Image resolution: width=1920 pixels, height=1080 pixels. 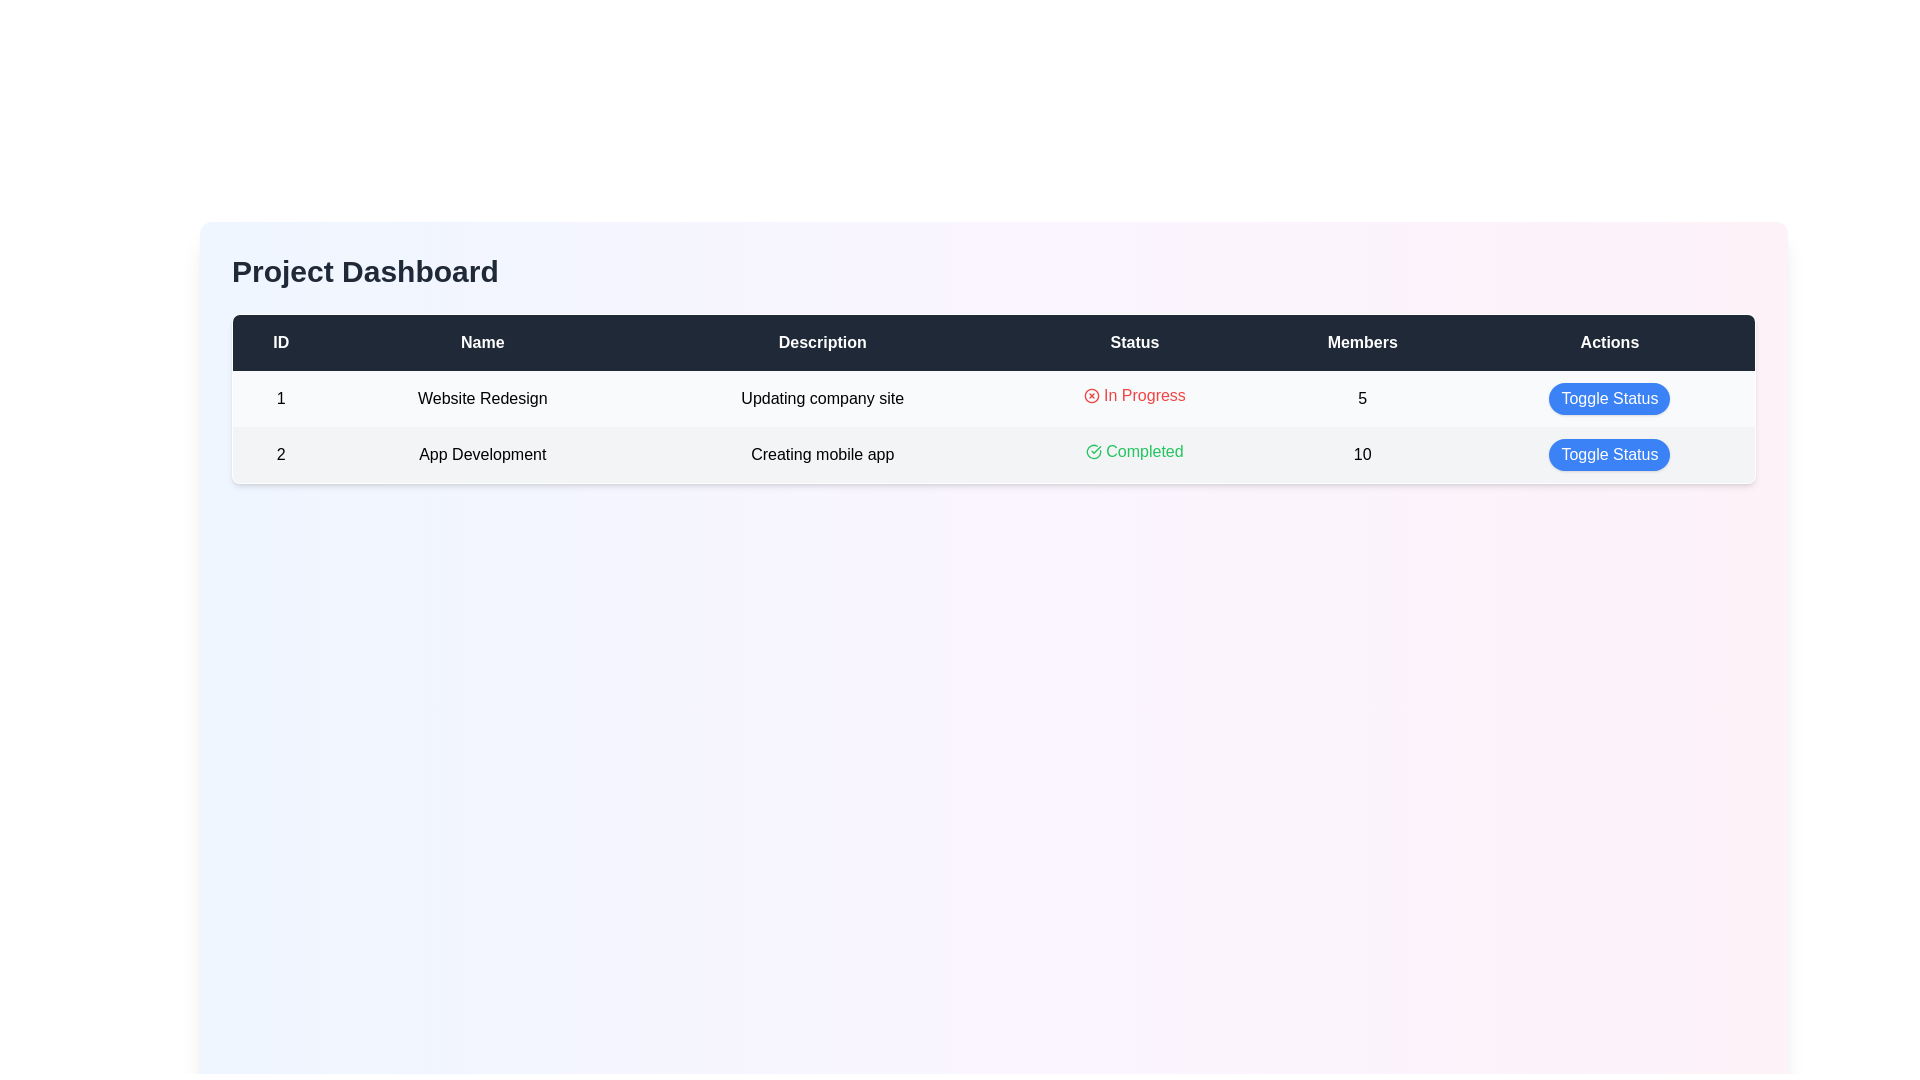 What do you see at coordinates (1610, 341) in the screenshot?
I see `the 'Actions' text label, which is a bold white font on a dark background, located in the rightmost position of the table header` at bounding box center [1610, 341].